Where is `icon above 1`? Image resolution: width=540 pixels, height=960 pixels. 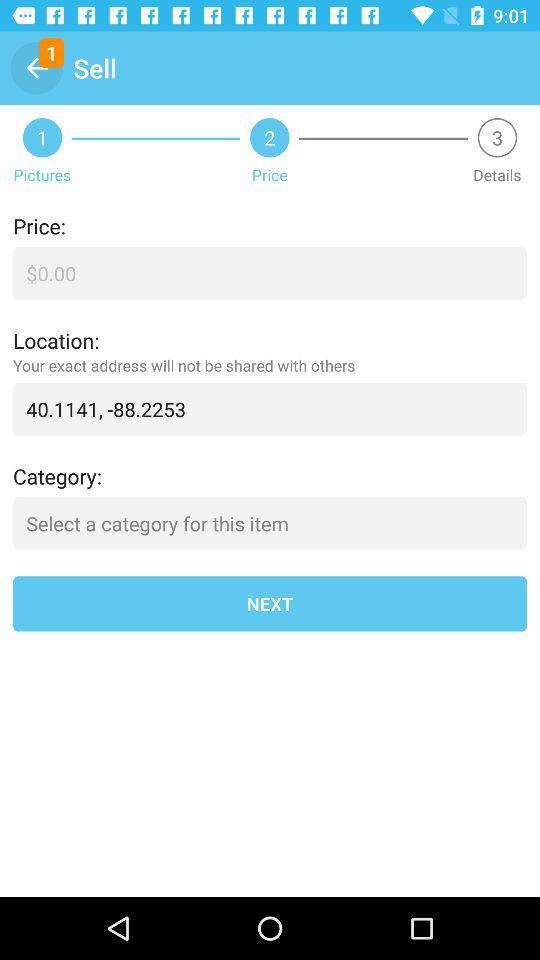 icon above 1 is located at coordinates (36, 68).